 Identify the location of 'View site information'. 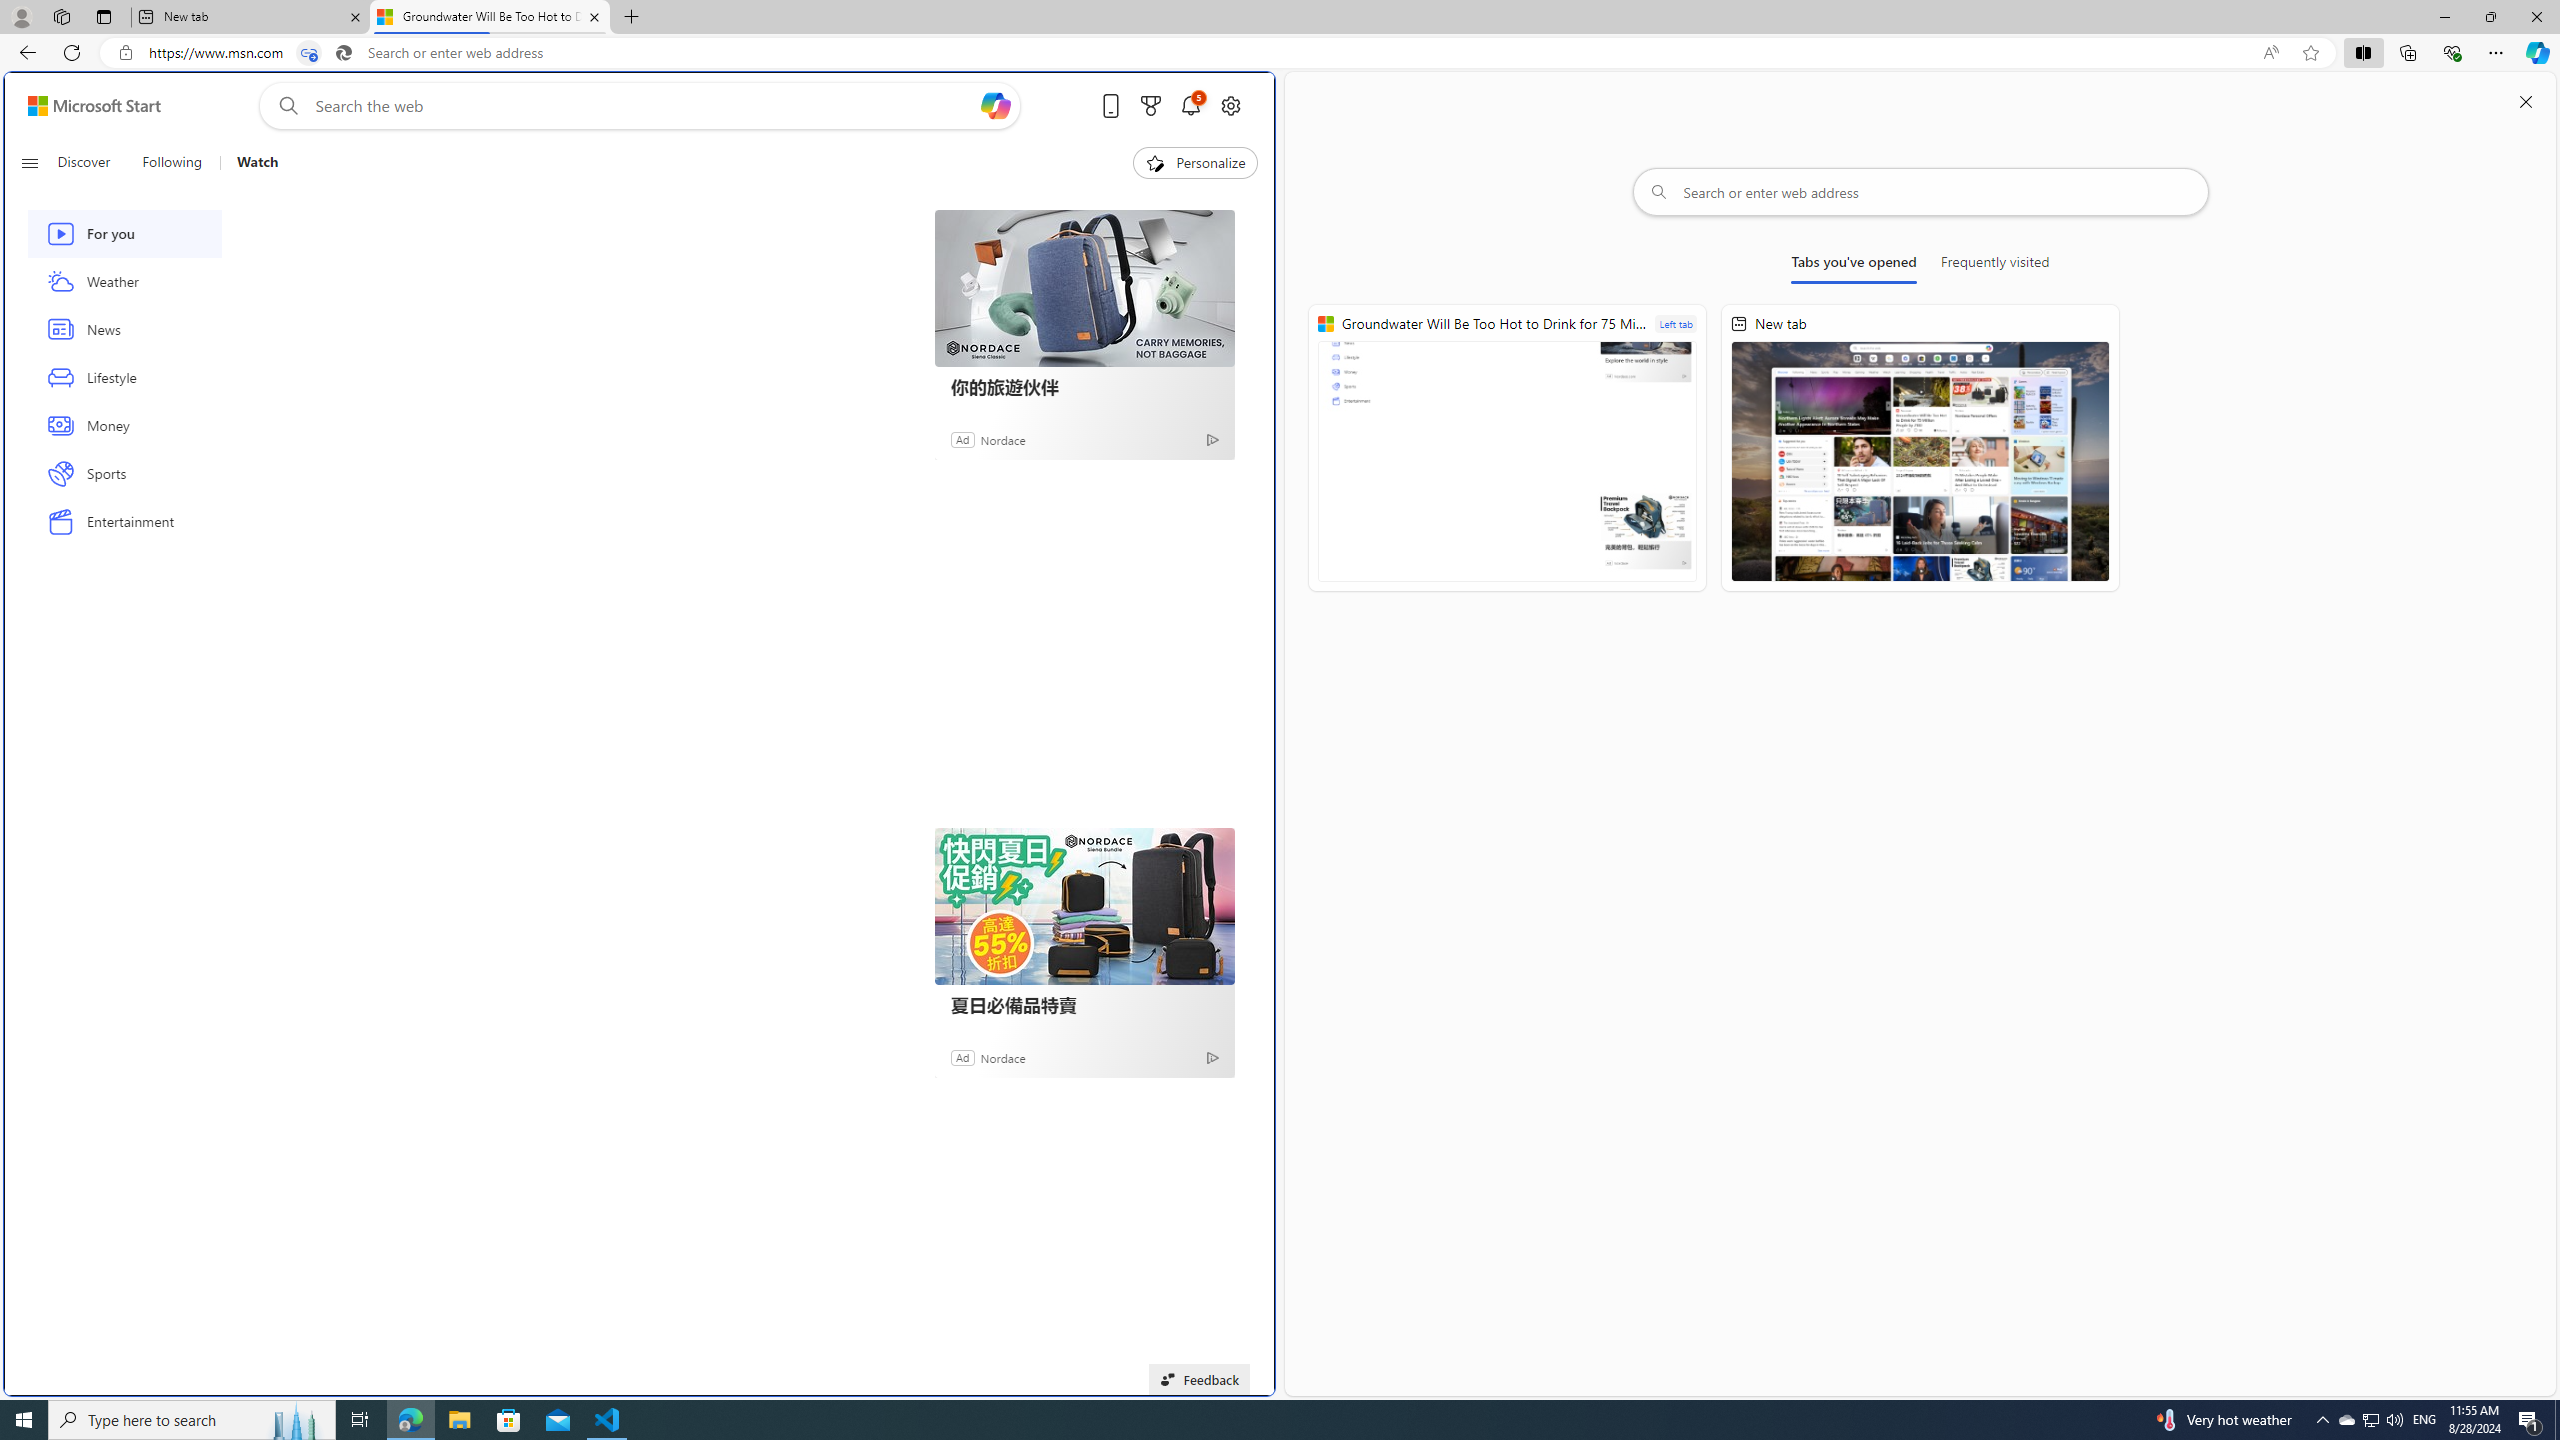
(125, 53).